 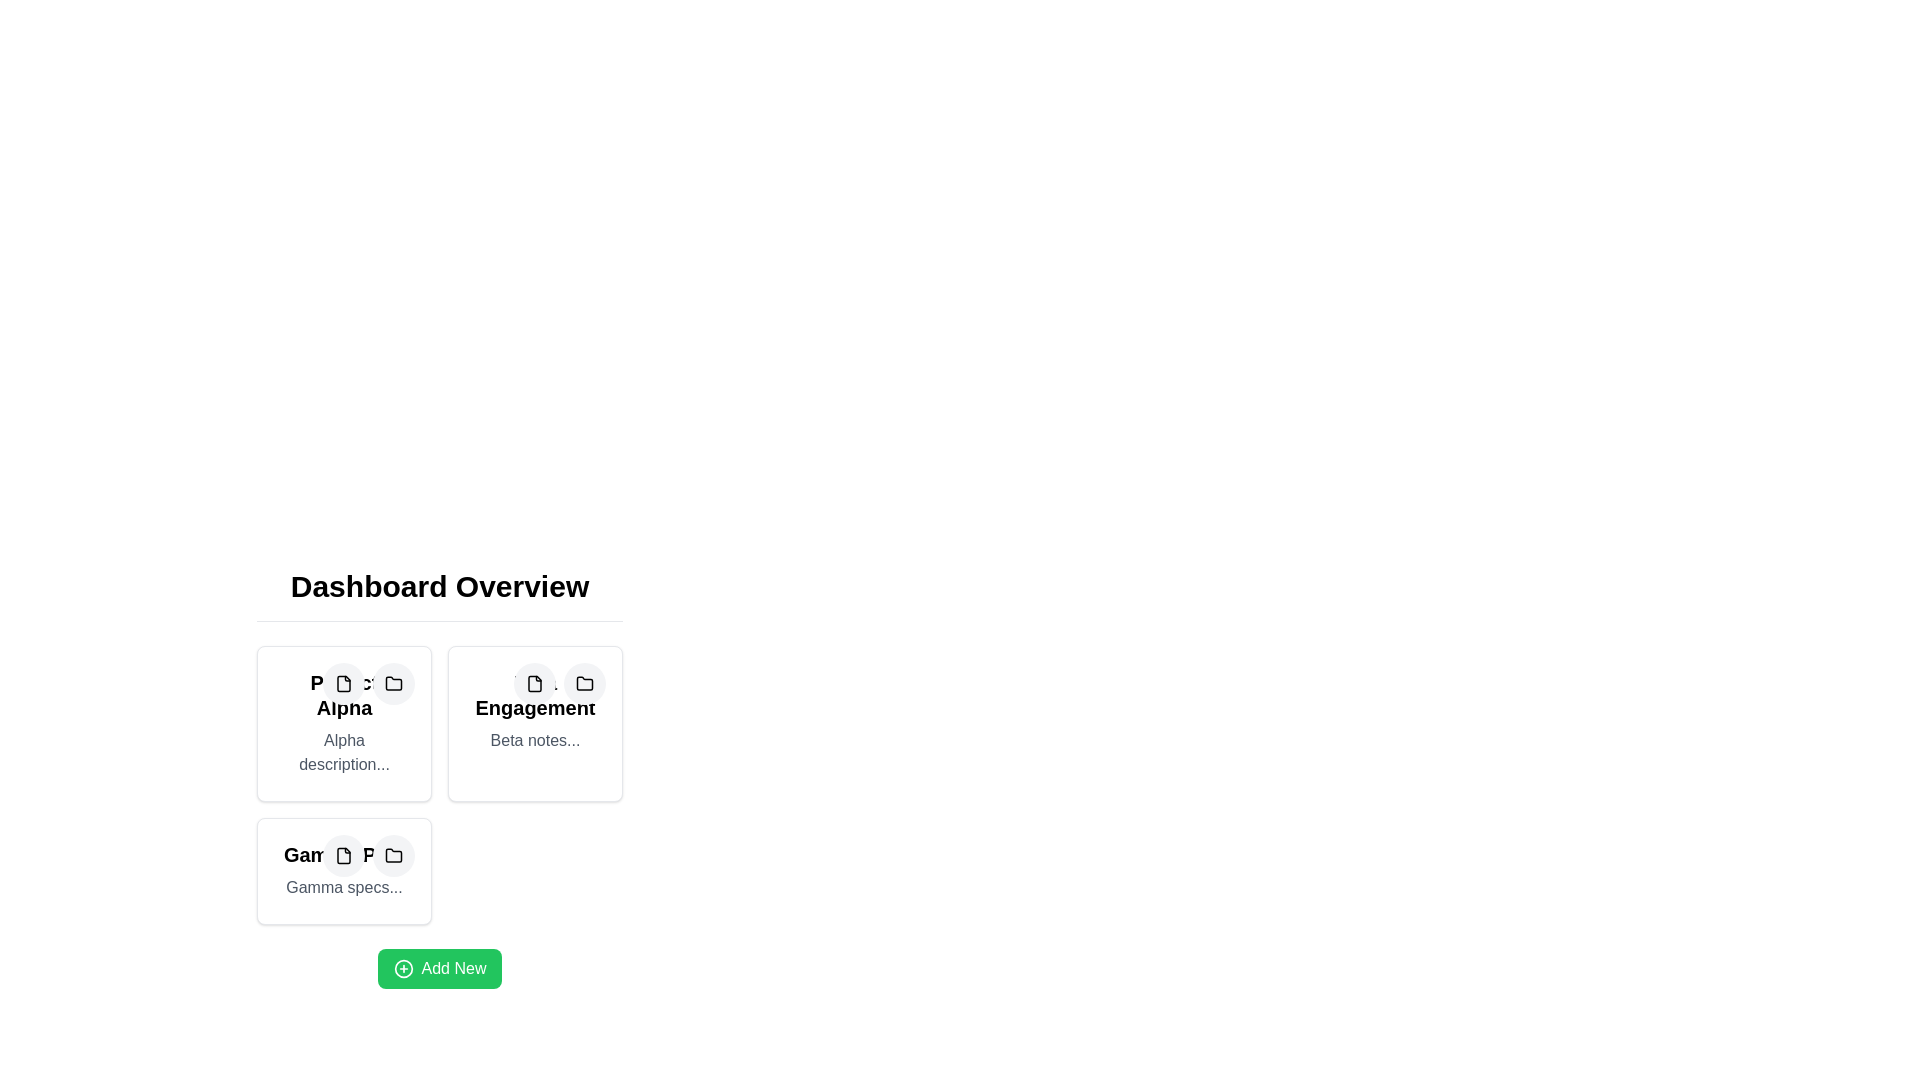 What do you see at coordinates (535, 694) in the screenshot?
I see `the text label 'Beta Engagement' which is prominently displayed in a bold font on a white background within the second card of a 2x2 grid layout, located under the 'Dashboard Overview' heading` at bounding box center [535, 694].